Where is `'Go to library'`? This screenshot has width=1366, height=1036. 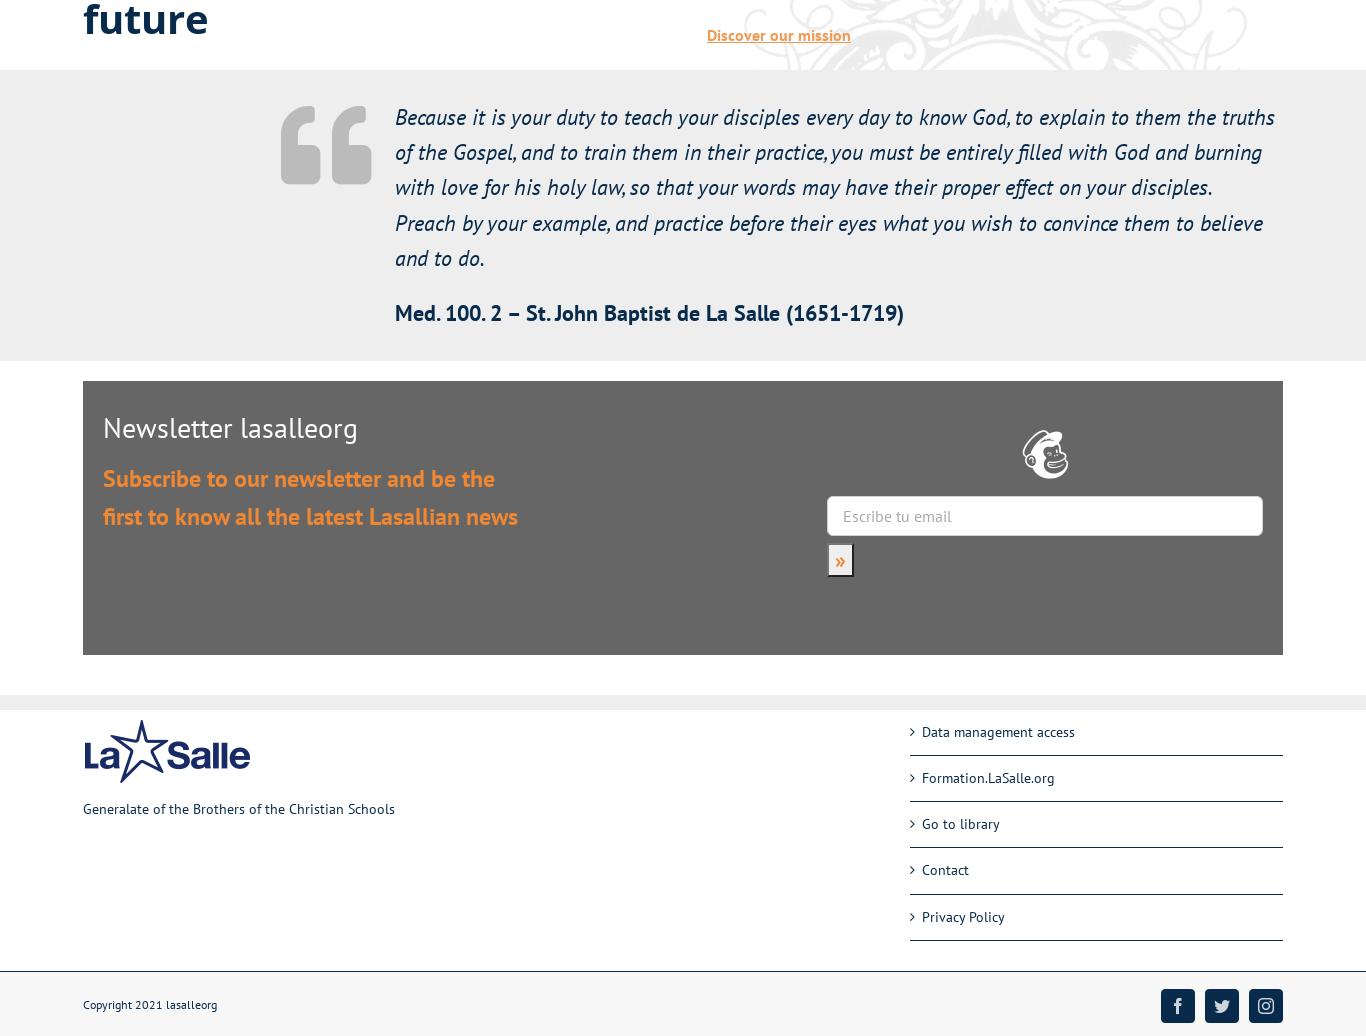
'Go to library' is located at coordinates (960, 824).